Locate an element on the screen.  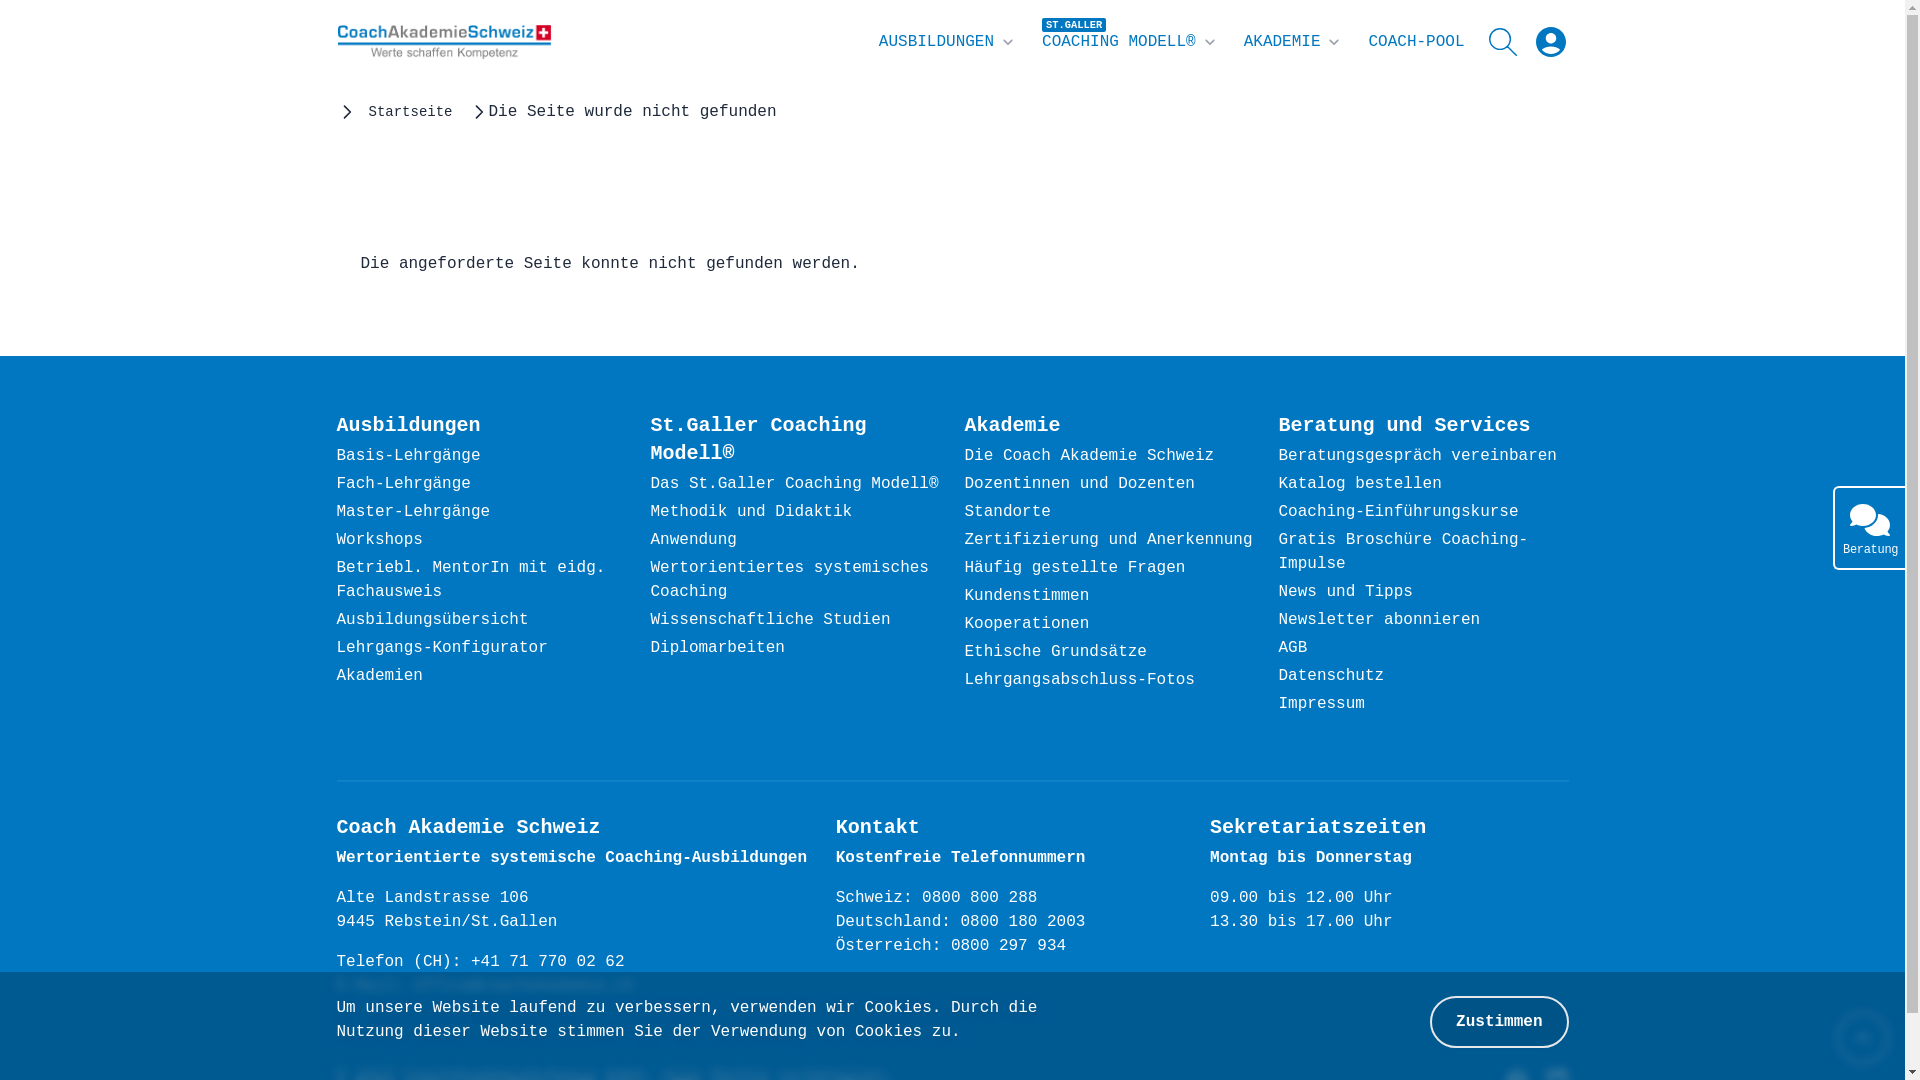
'Impressum' is located at coordinates (1320, 704).